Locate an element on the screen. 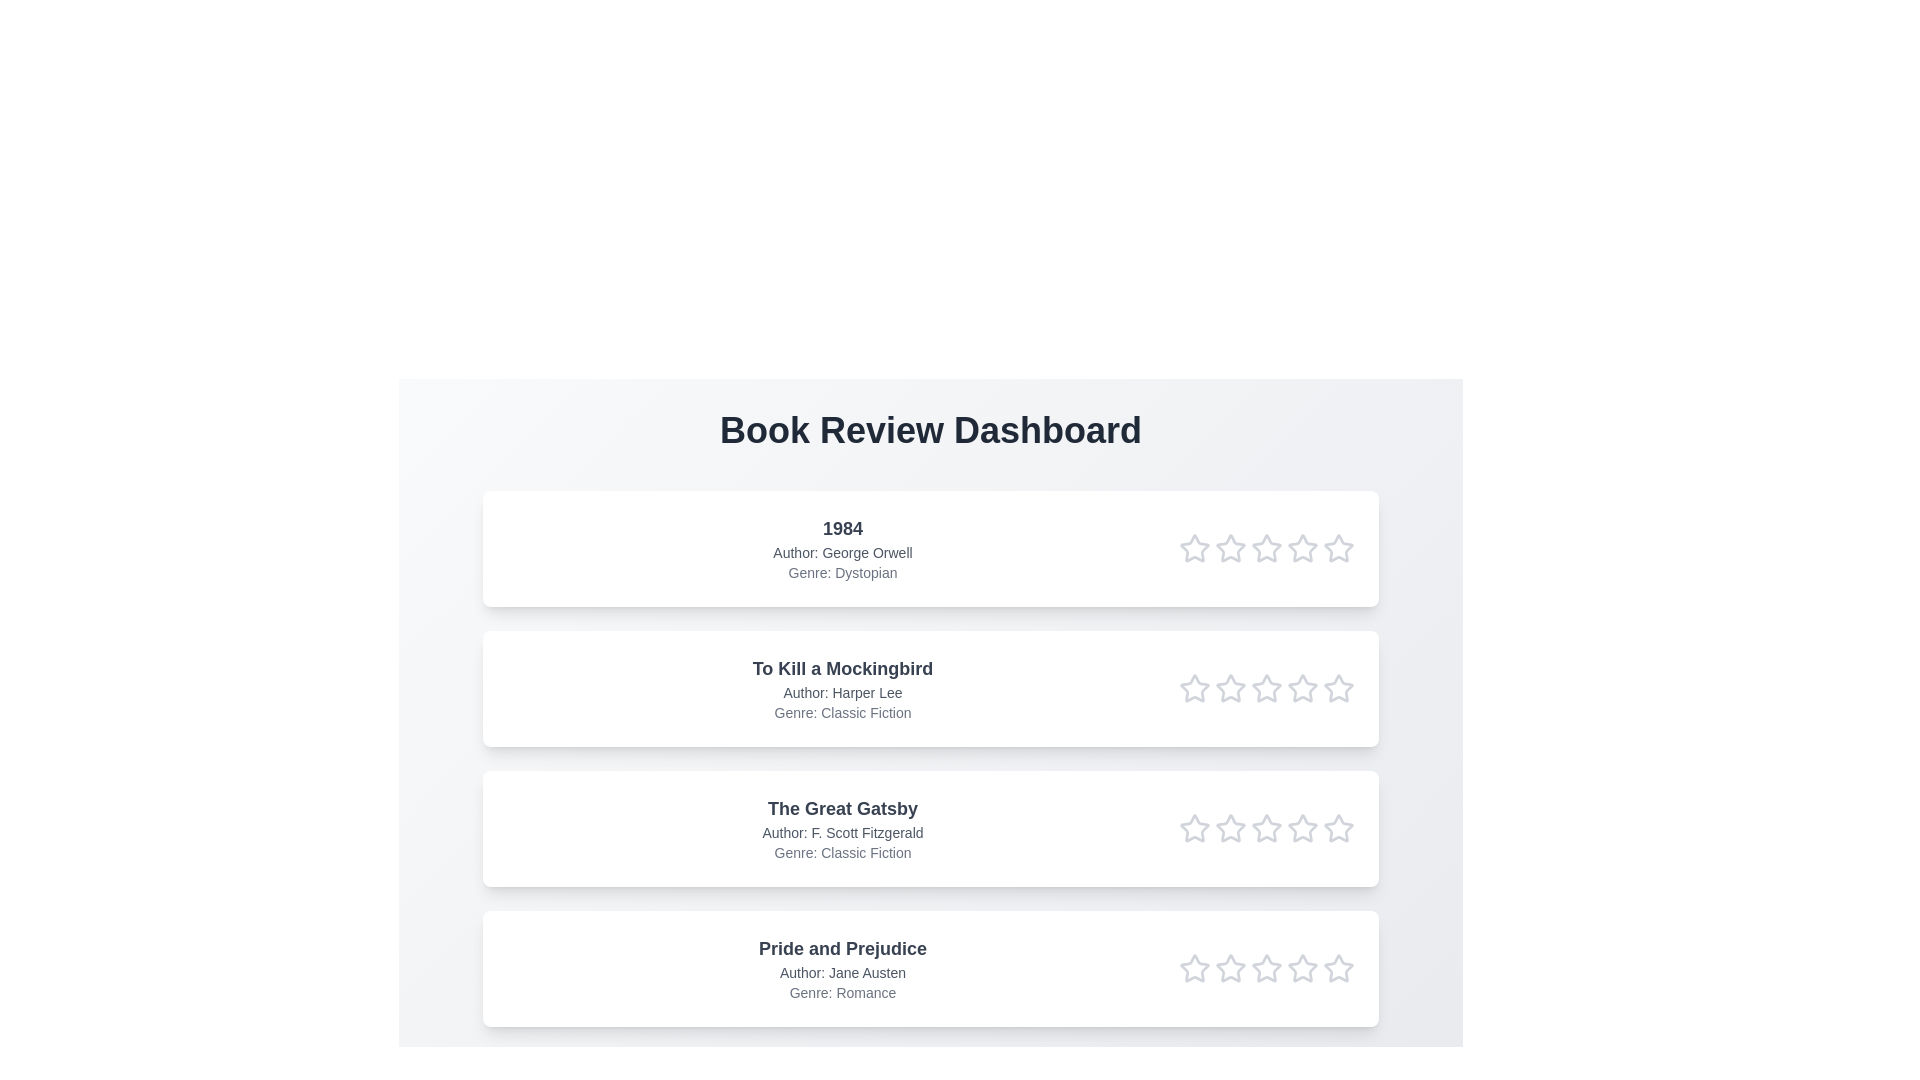 The image size is (1920, 1080). the rating of the book 'To Kill a Mockingbird' to 3 stars by clicking on the respective star is located at coordinates (1266, 688).